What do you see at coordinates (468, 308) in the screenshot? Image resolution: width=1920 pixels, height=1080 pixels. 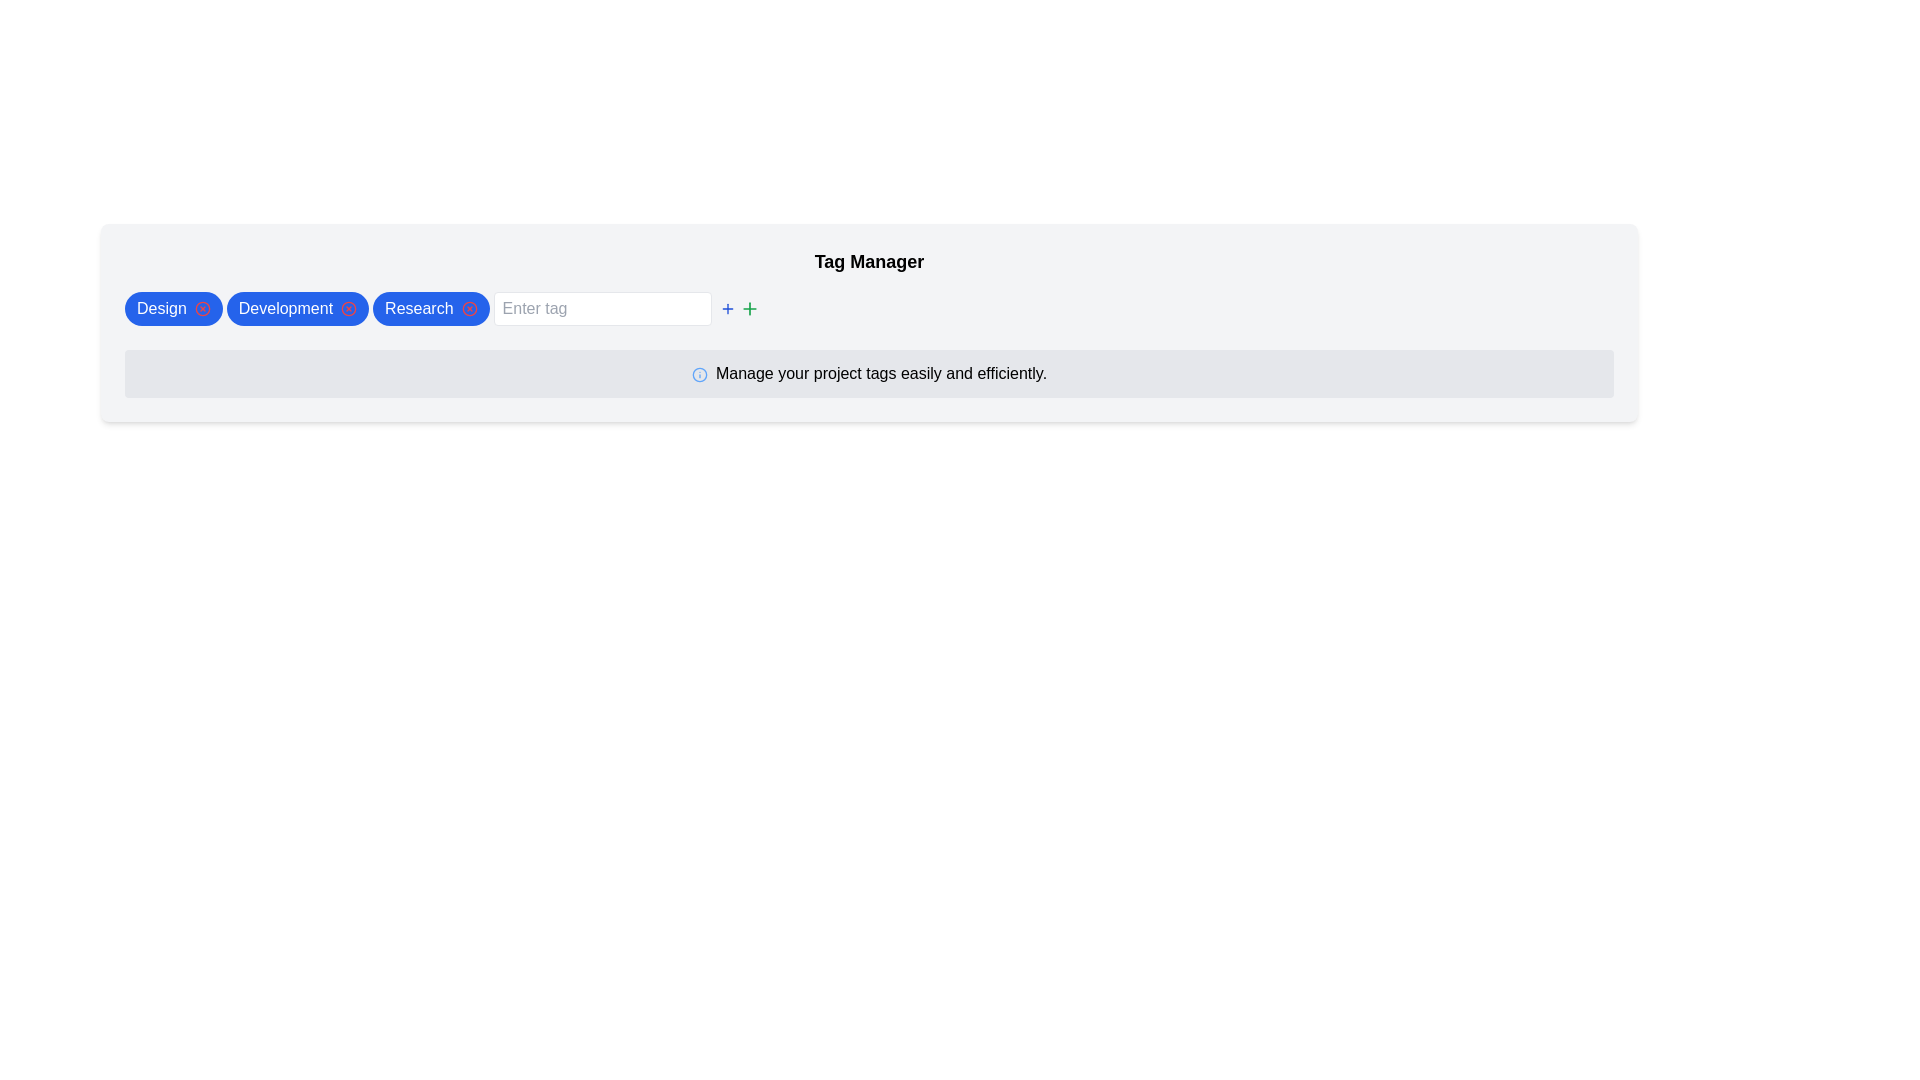 I see `the red circular 'X' icon located to the right of the 'Research' button` at bounding box center [468, 308].